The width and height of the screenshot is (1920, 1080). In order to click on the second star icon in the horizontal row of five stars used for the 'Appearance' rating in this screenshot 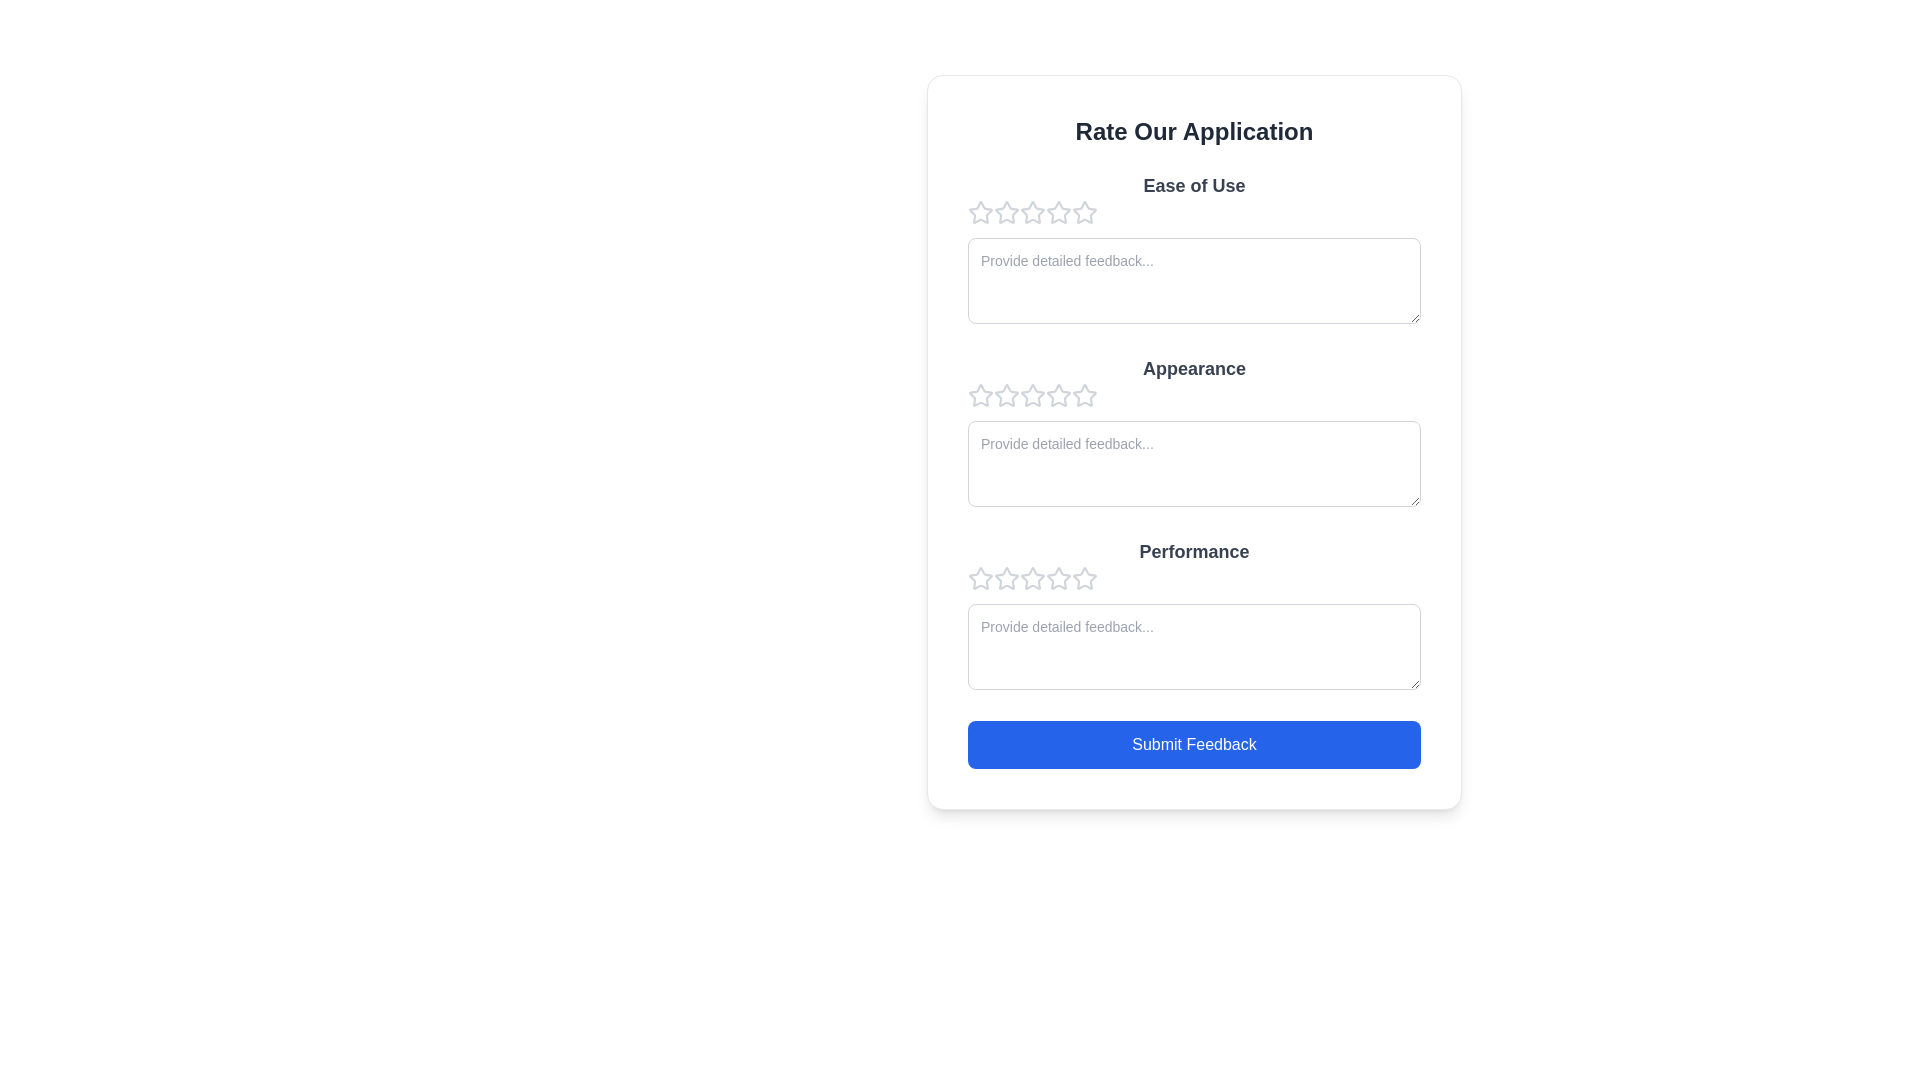, I will do `click(1056, 394)`.